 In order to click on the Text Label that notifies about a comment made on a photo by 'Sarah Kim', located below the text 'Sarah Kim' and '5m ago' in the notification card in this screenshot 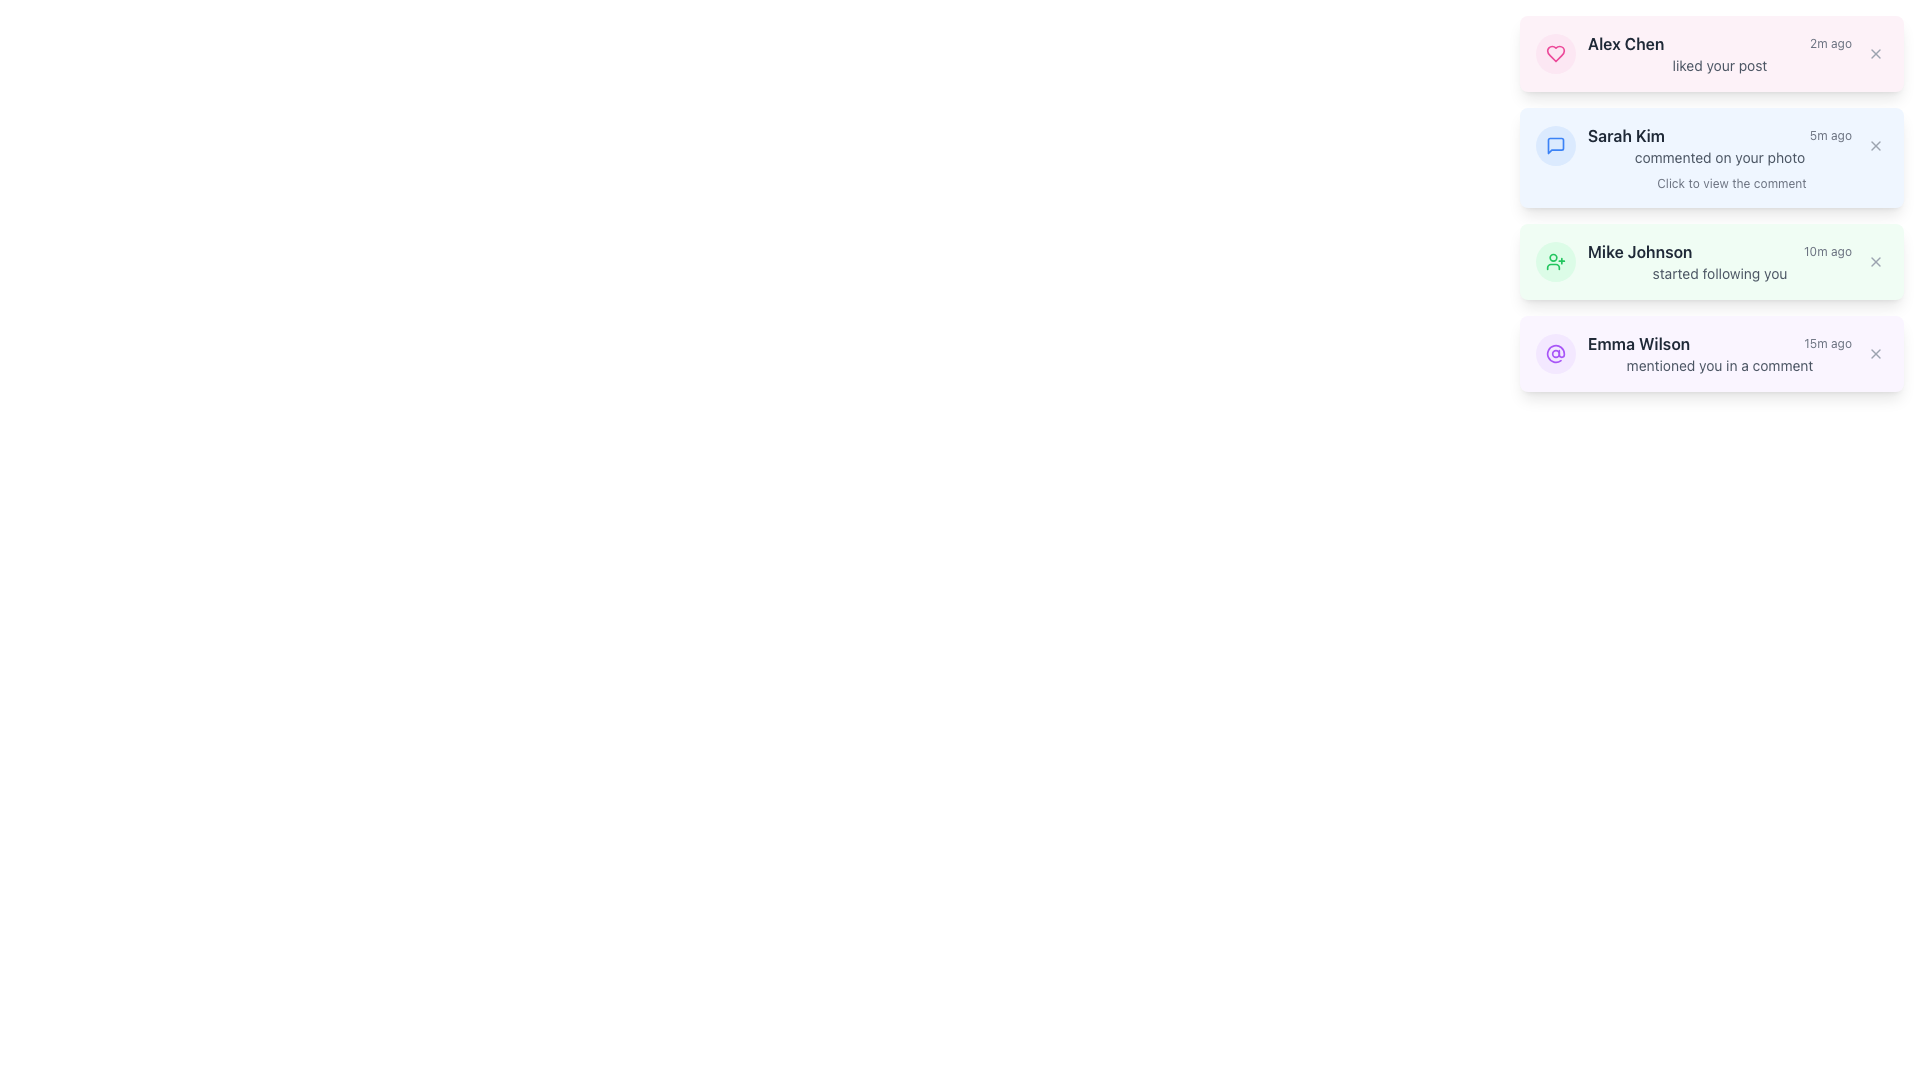, I will do `click(1718, 157)`.